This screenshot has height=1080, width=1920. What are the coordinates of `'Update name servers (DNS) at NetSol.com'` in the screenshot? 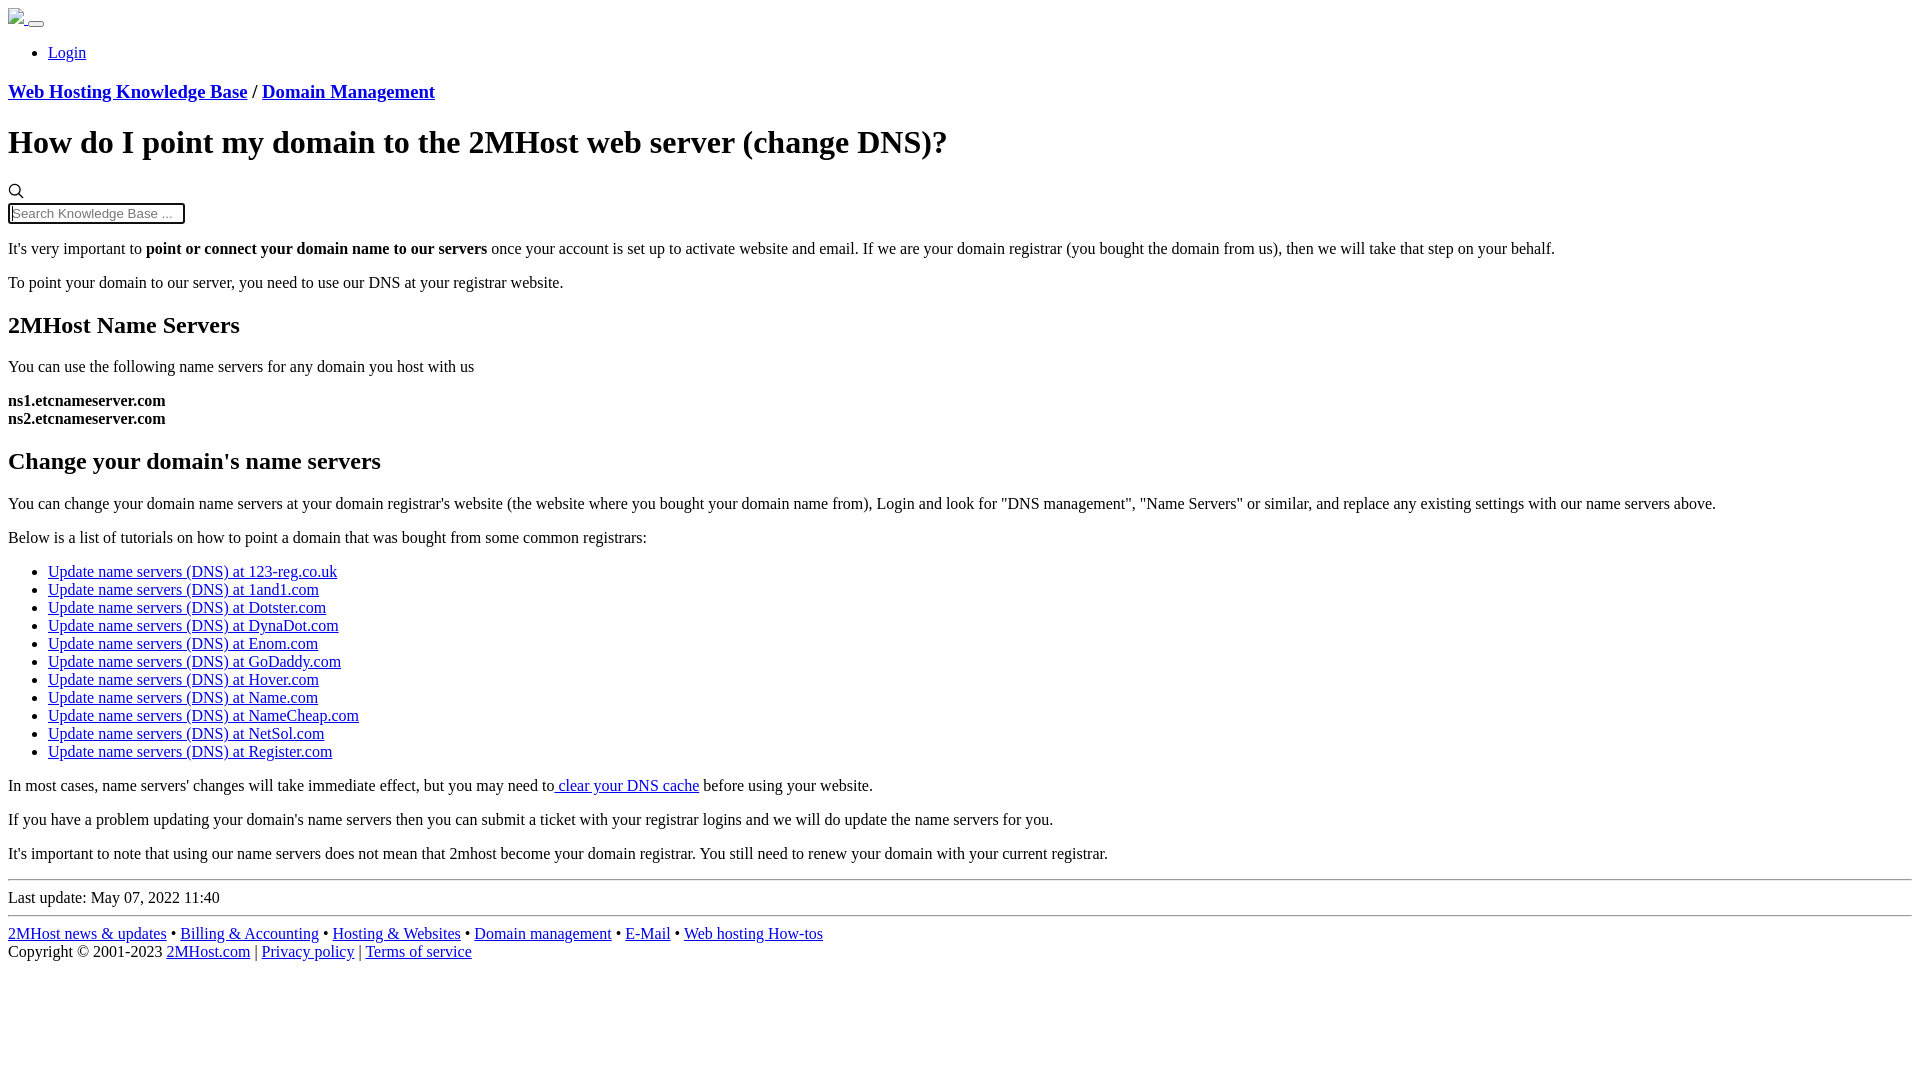 It's located at (186, 733).